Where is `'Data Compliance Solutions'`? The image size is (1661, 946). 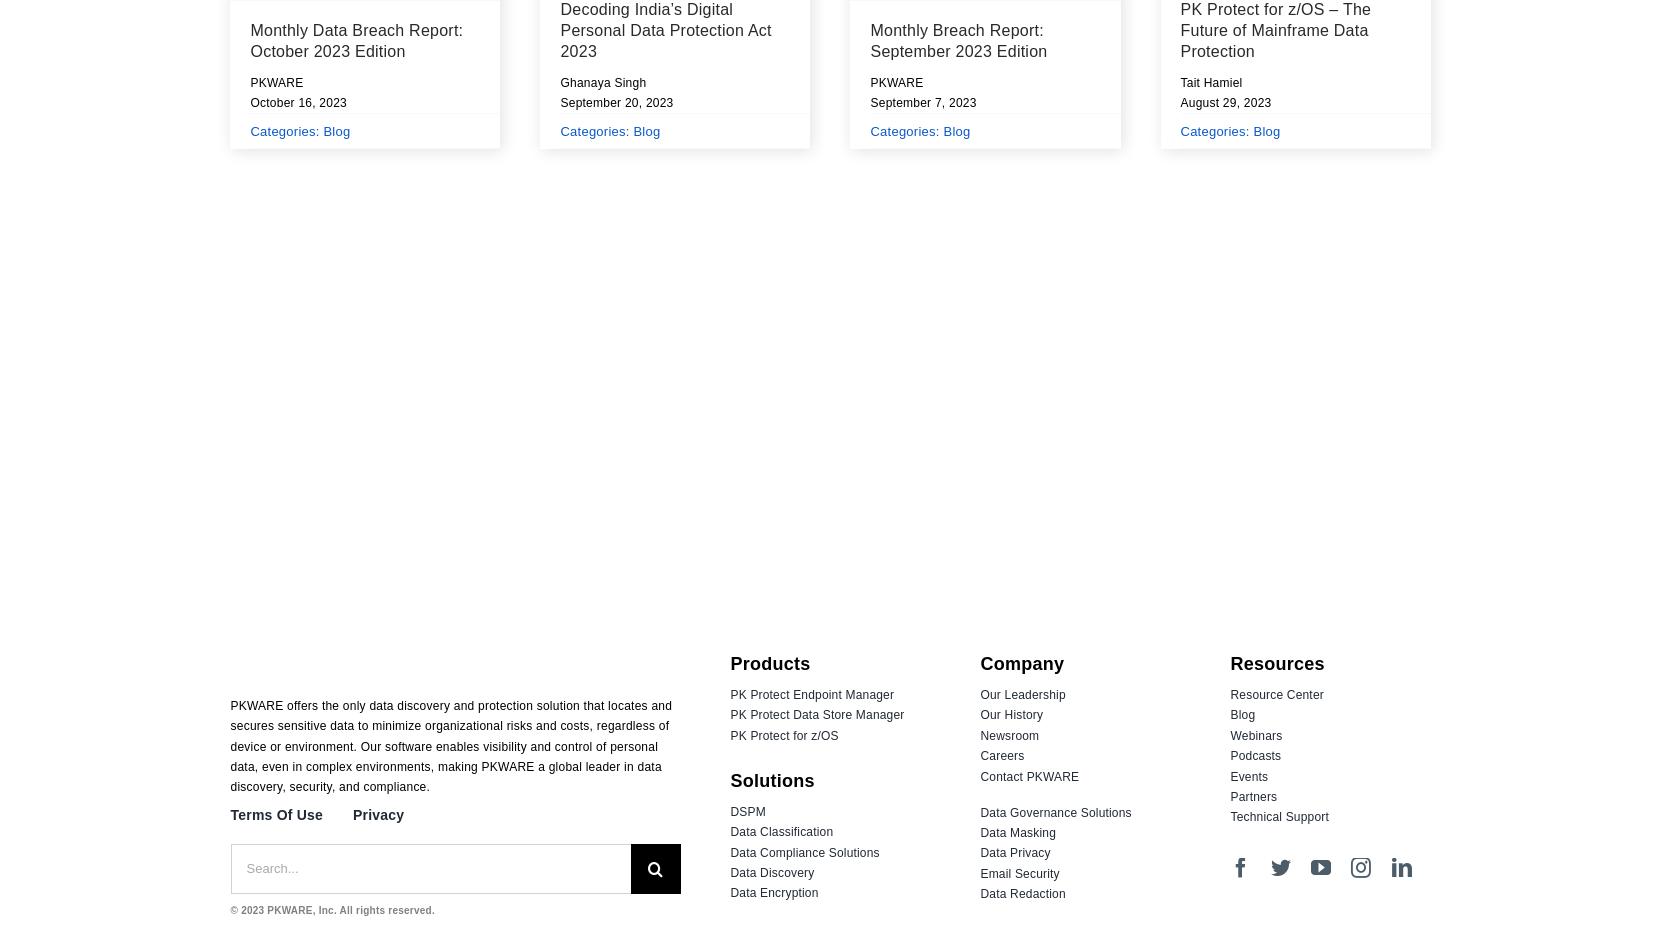
'Data Compliance Solutions' is located at coordinates (803, 851).